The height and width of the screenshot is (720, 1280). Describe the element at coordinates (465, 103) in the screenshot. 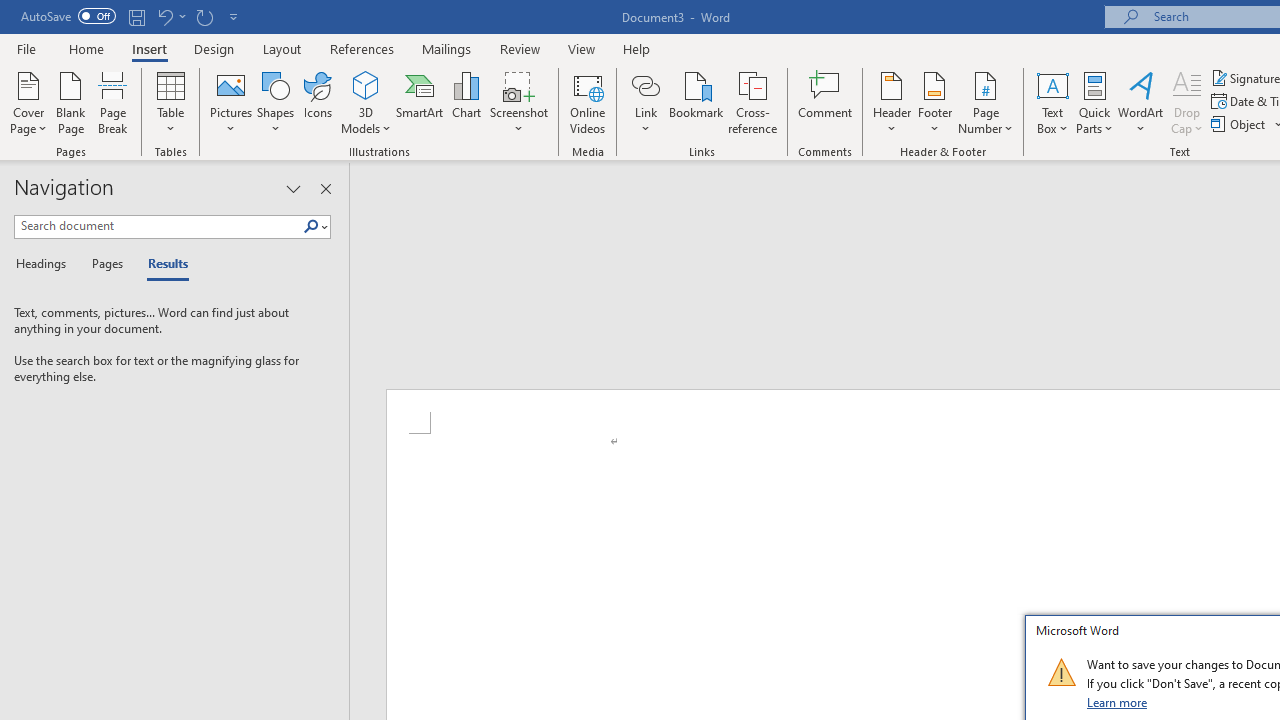

I see `'Chart...'` at that location.